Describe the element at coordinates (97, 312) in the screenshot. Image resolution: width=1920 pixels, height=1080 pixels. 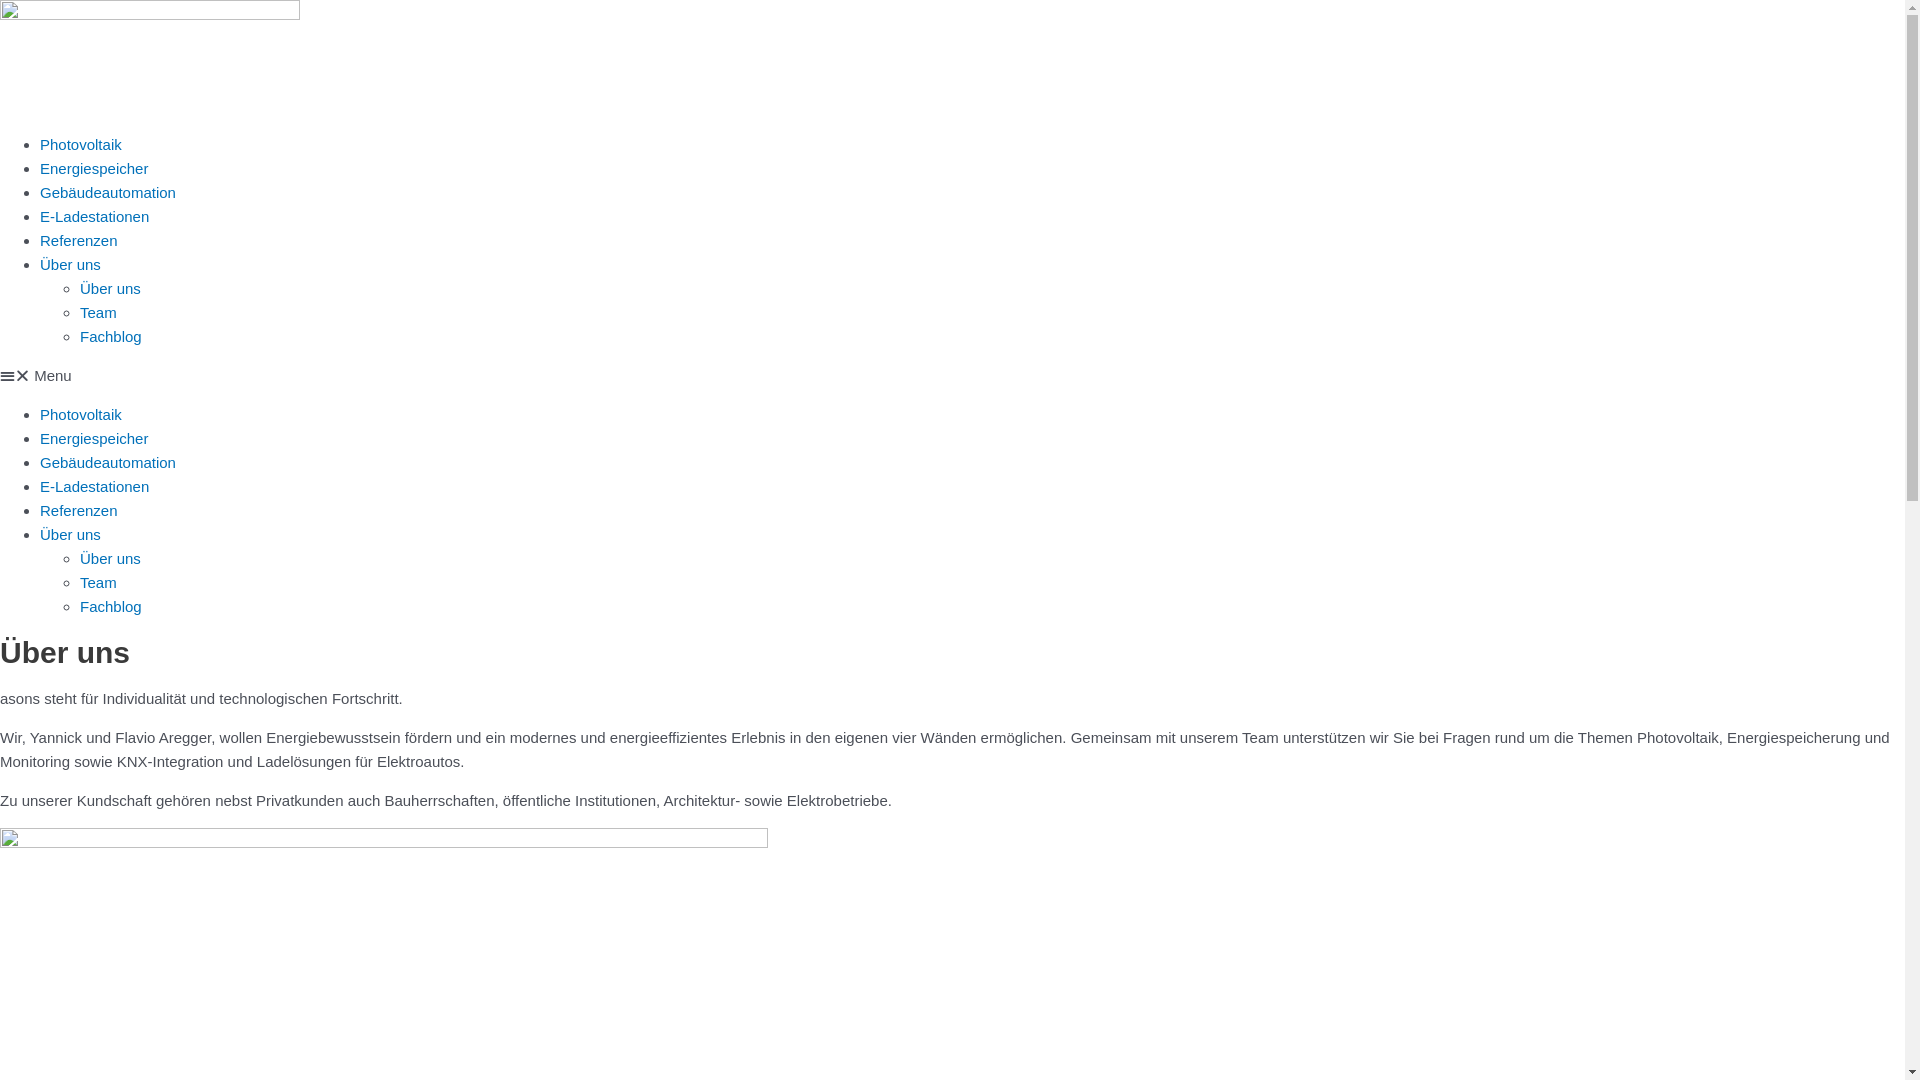
I see `'Team'` at that location.